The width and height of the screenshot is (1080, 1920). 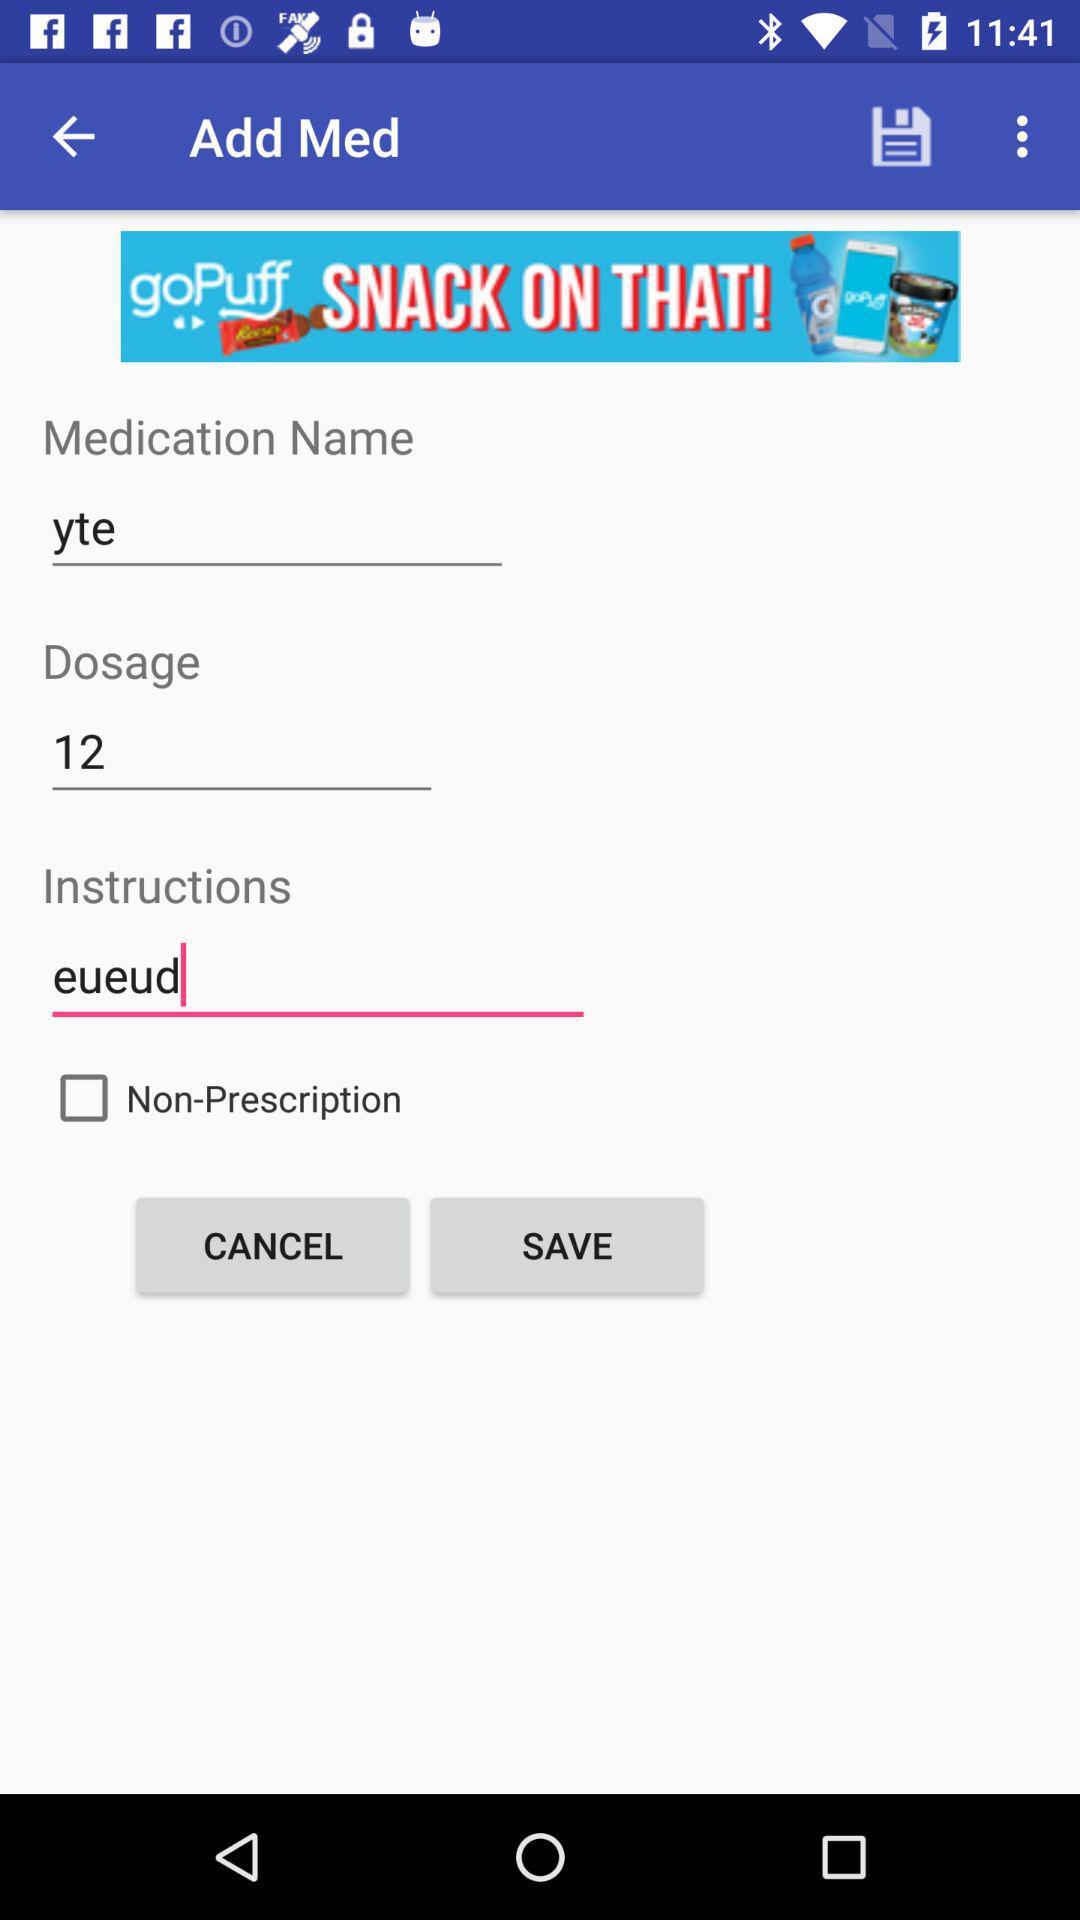 What do you see at coordinates (540, 295) in the screenshot?
I see `advertisement banner` at bounding box center [540, 295].